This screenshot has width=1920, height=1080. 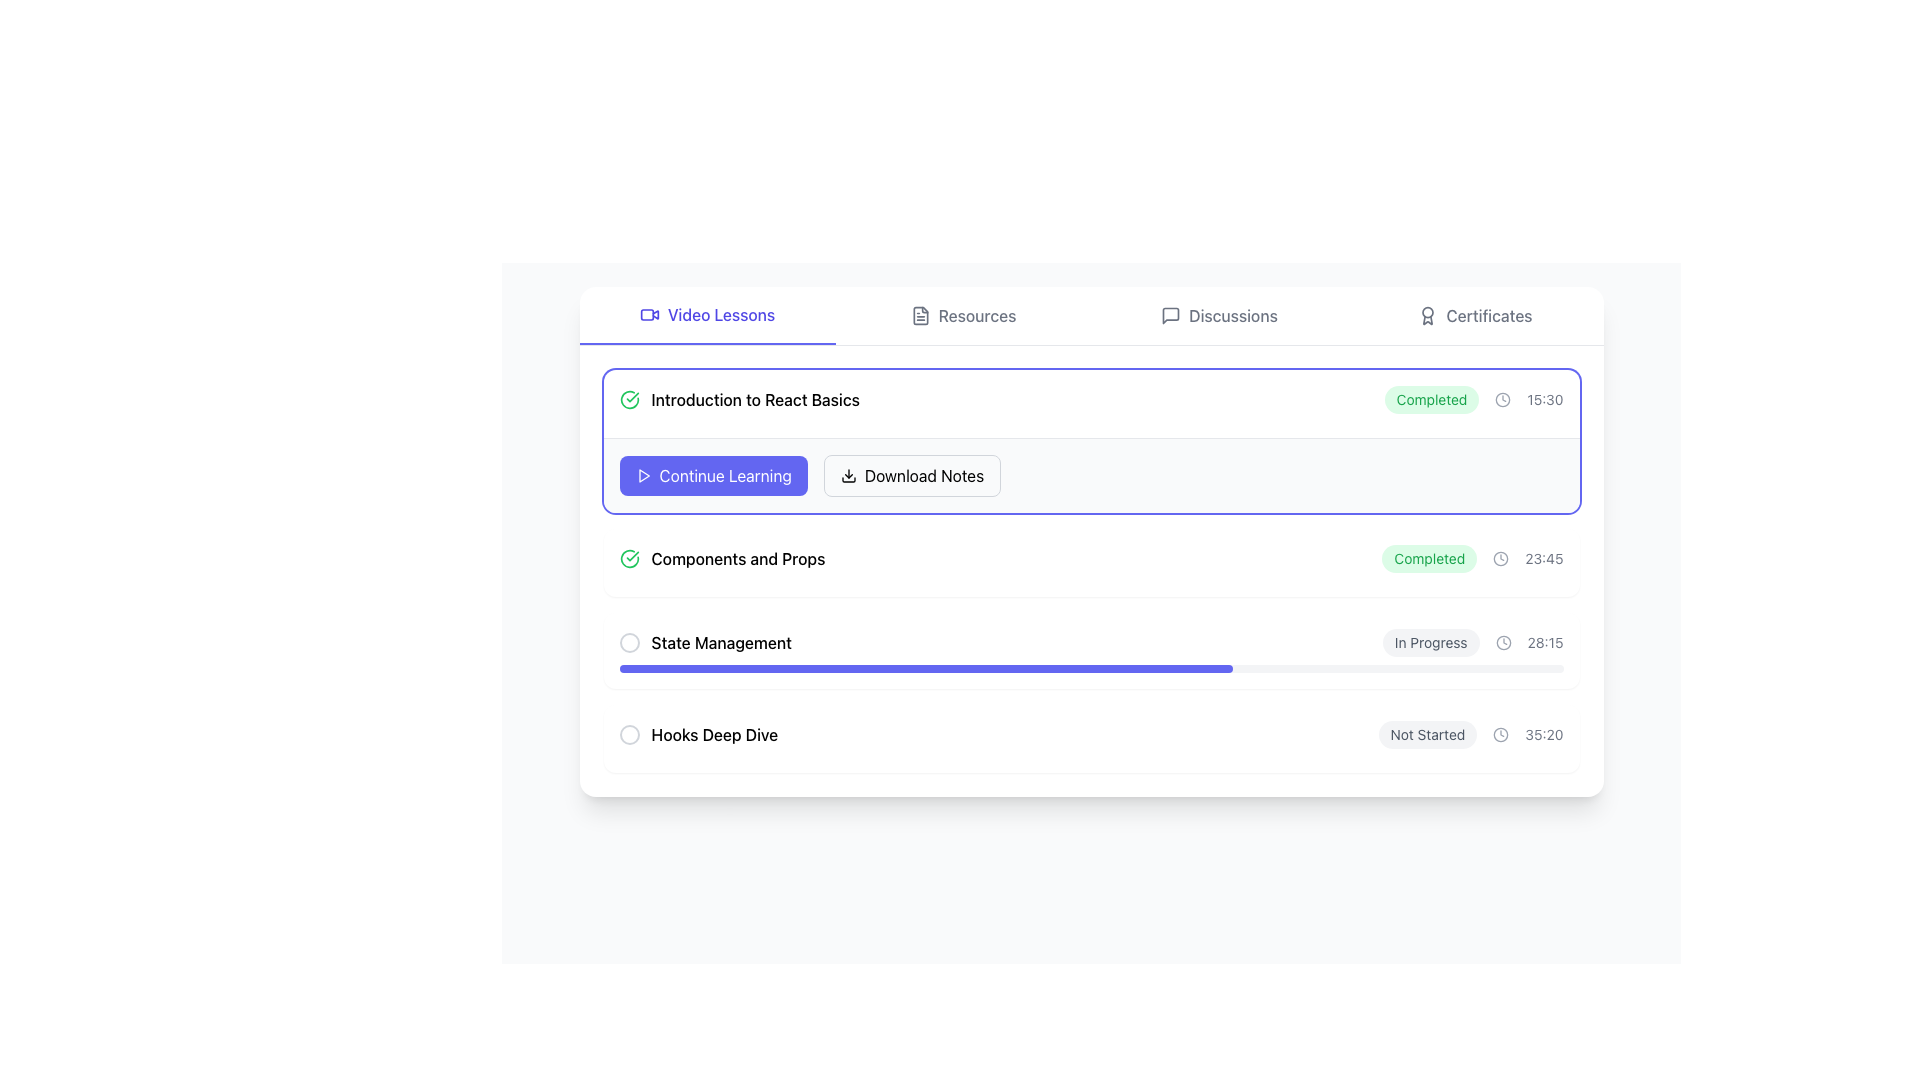 What do you see at coordinates (1489, 315) in the screenshot?
I see `the 'Certificates' text label located in the top-right navigation menu of the interface` at bounding box center [1489, 315].